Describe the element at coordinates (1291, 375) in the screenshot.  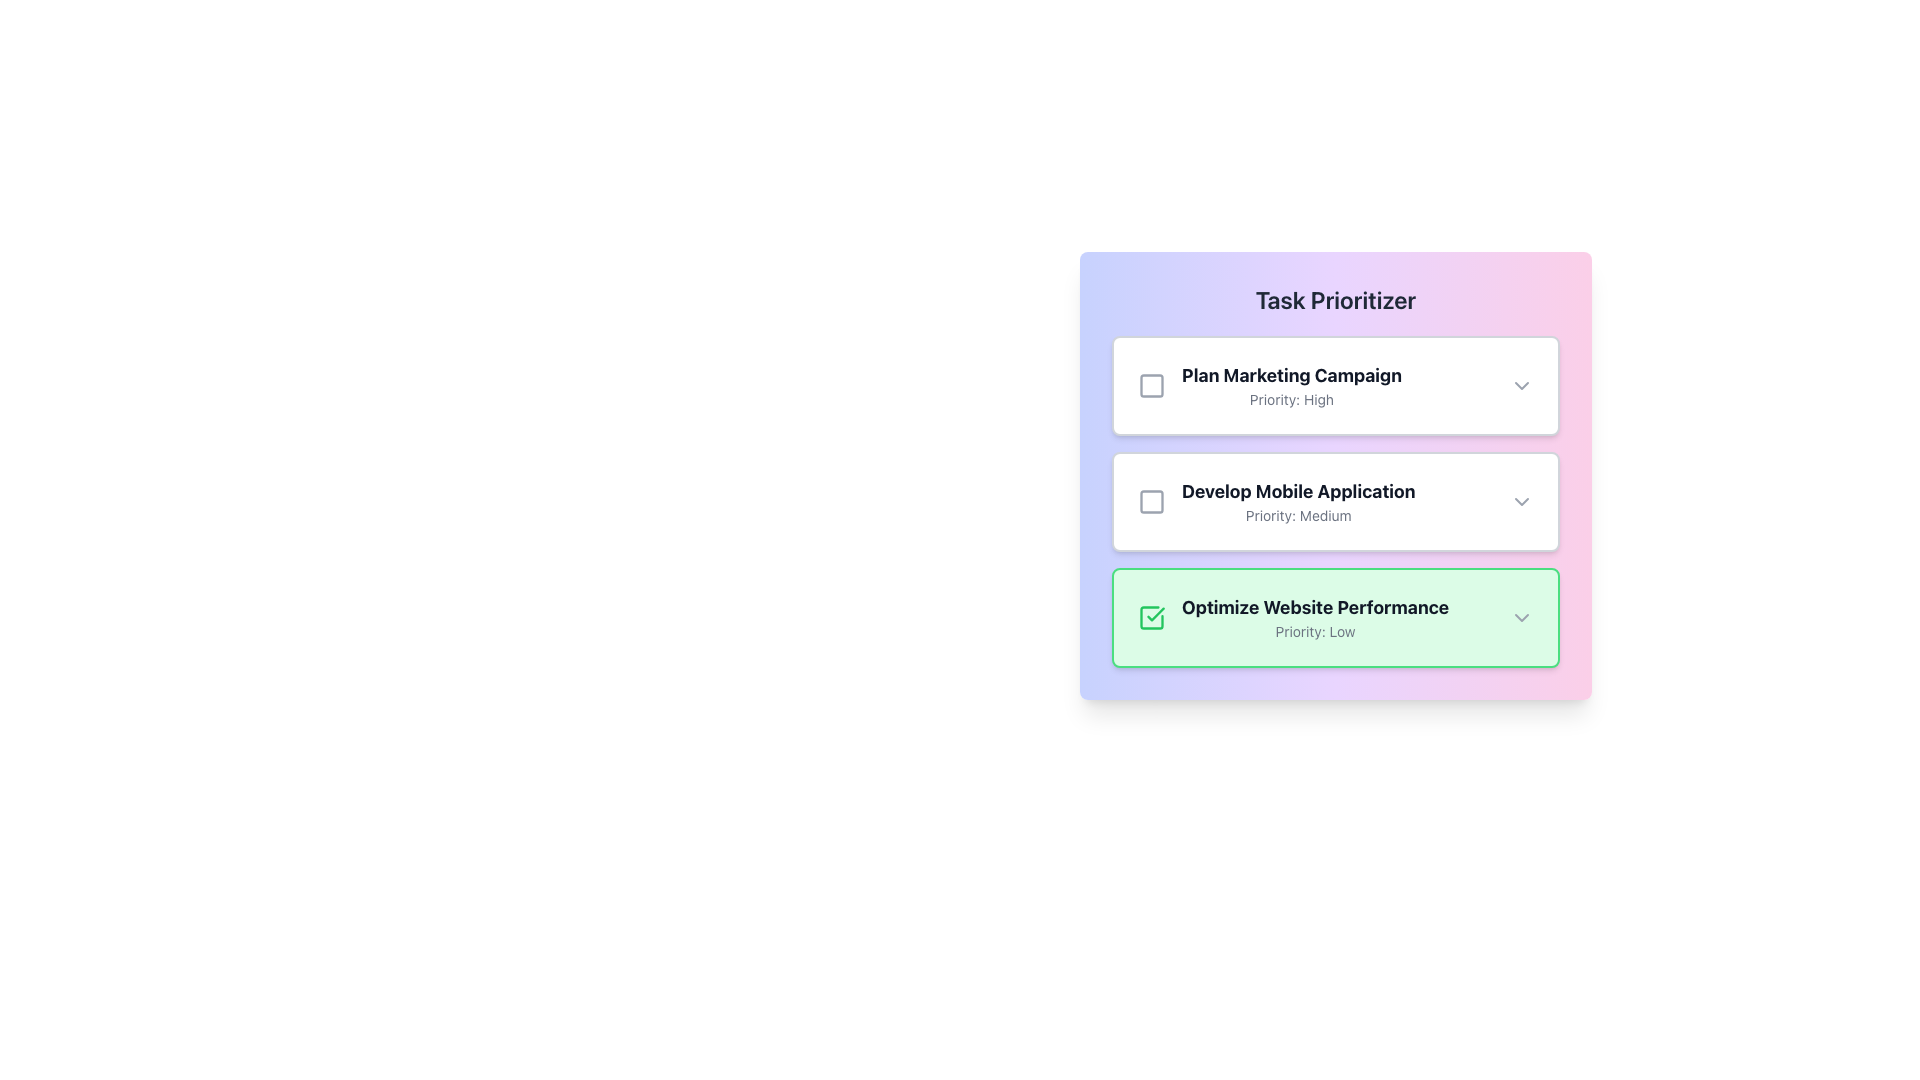
I see `the text label displaying 'Plan Marketing Campaign', which is styled in bold, large font within a white rectangular card` at that location.